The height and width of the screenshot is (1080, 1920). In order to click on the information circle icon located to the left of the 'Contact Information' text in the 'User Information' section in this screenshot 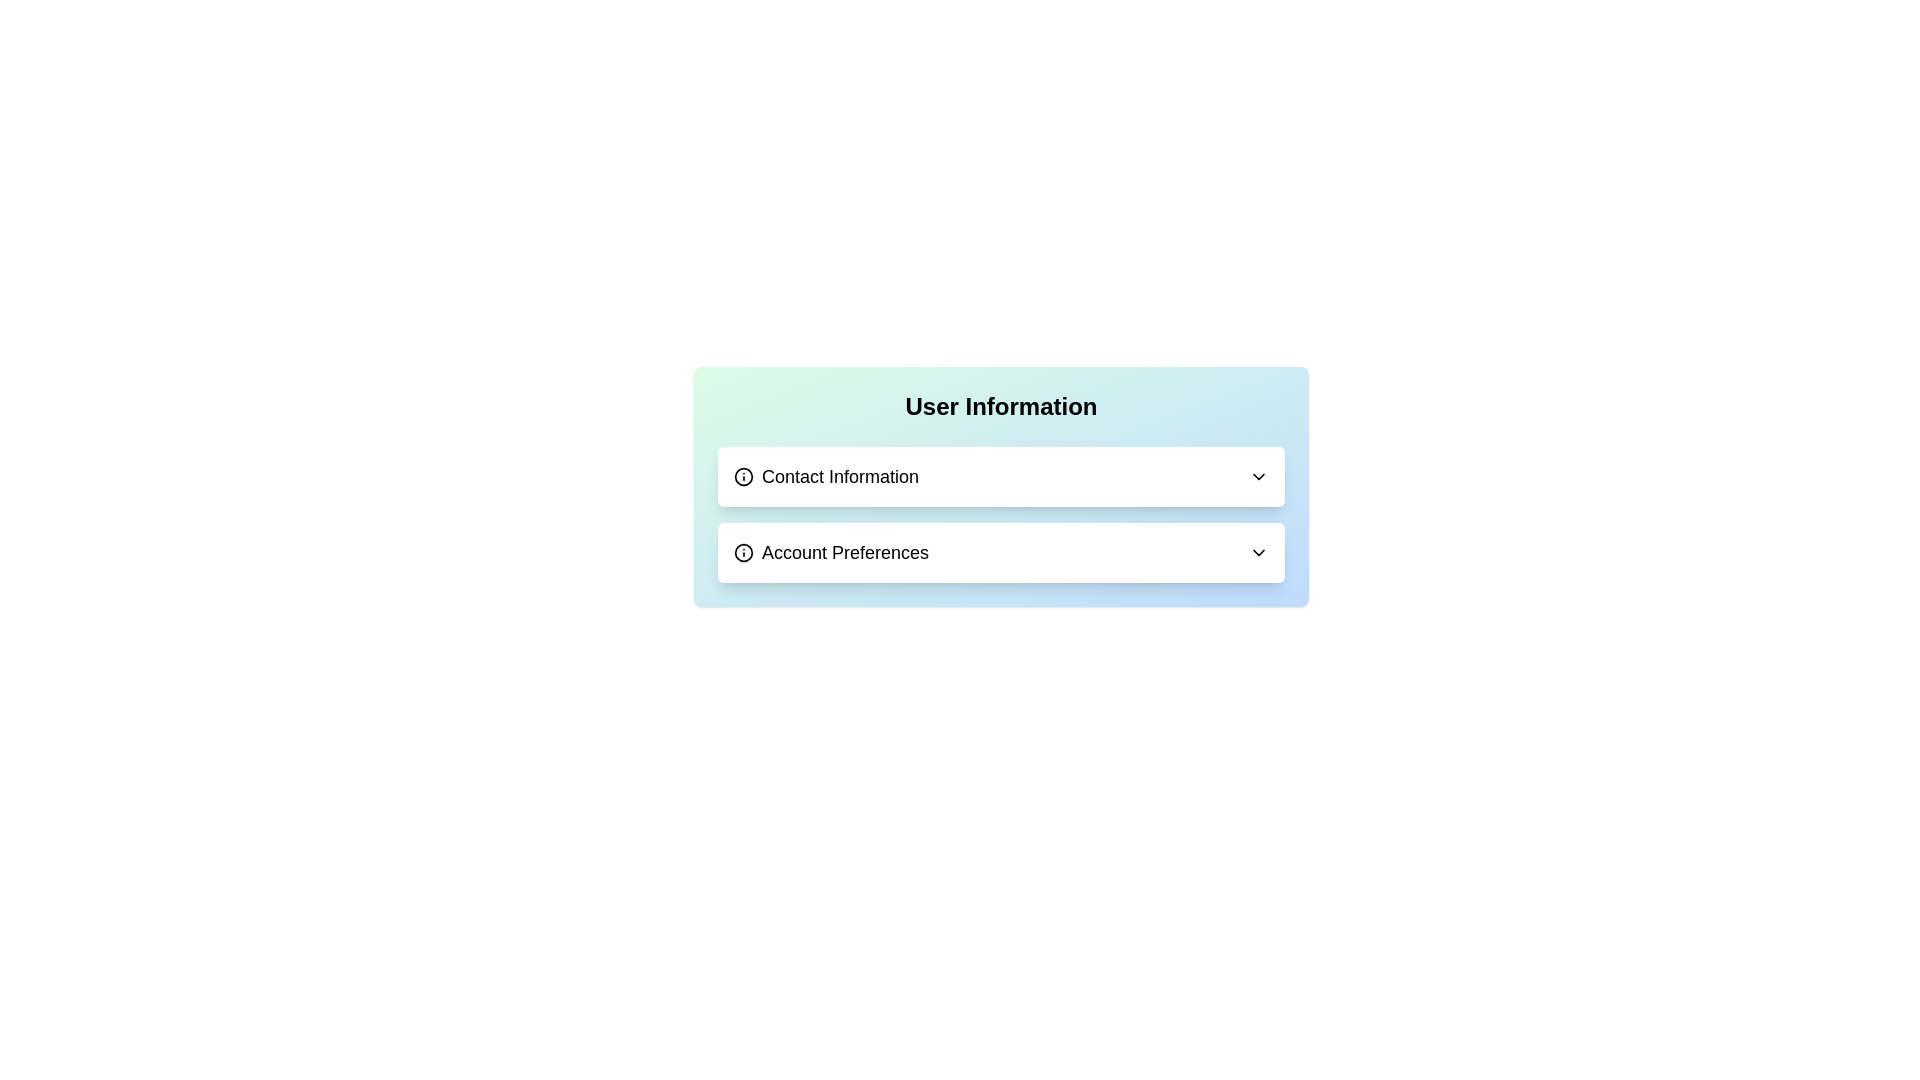, I will do `click(743, 477)`.